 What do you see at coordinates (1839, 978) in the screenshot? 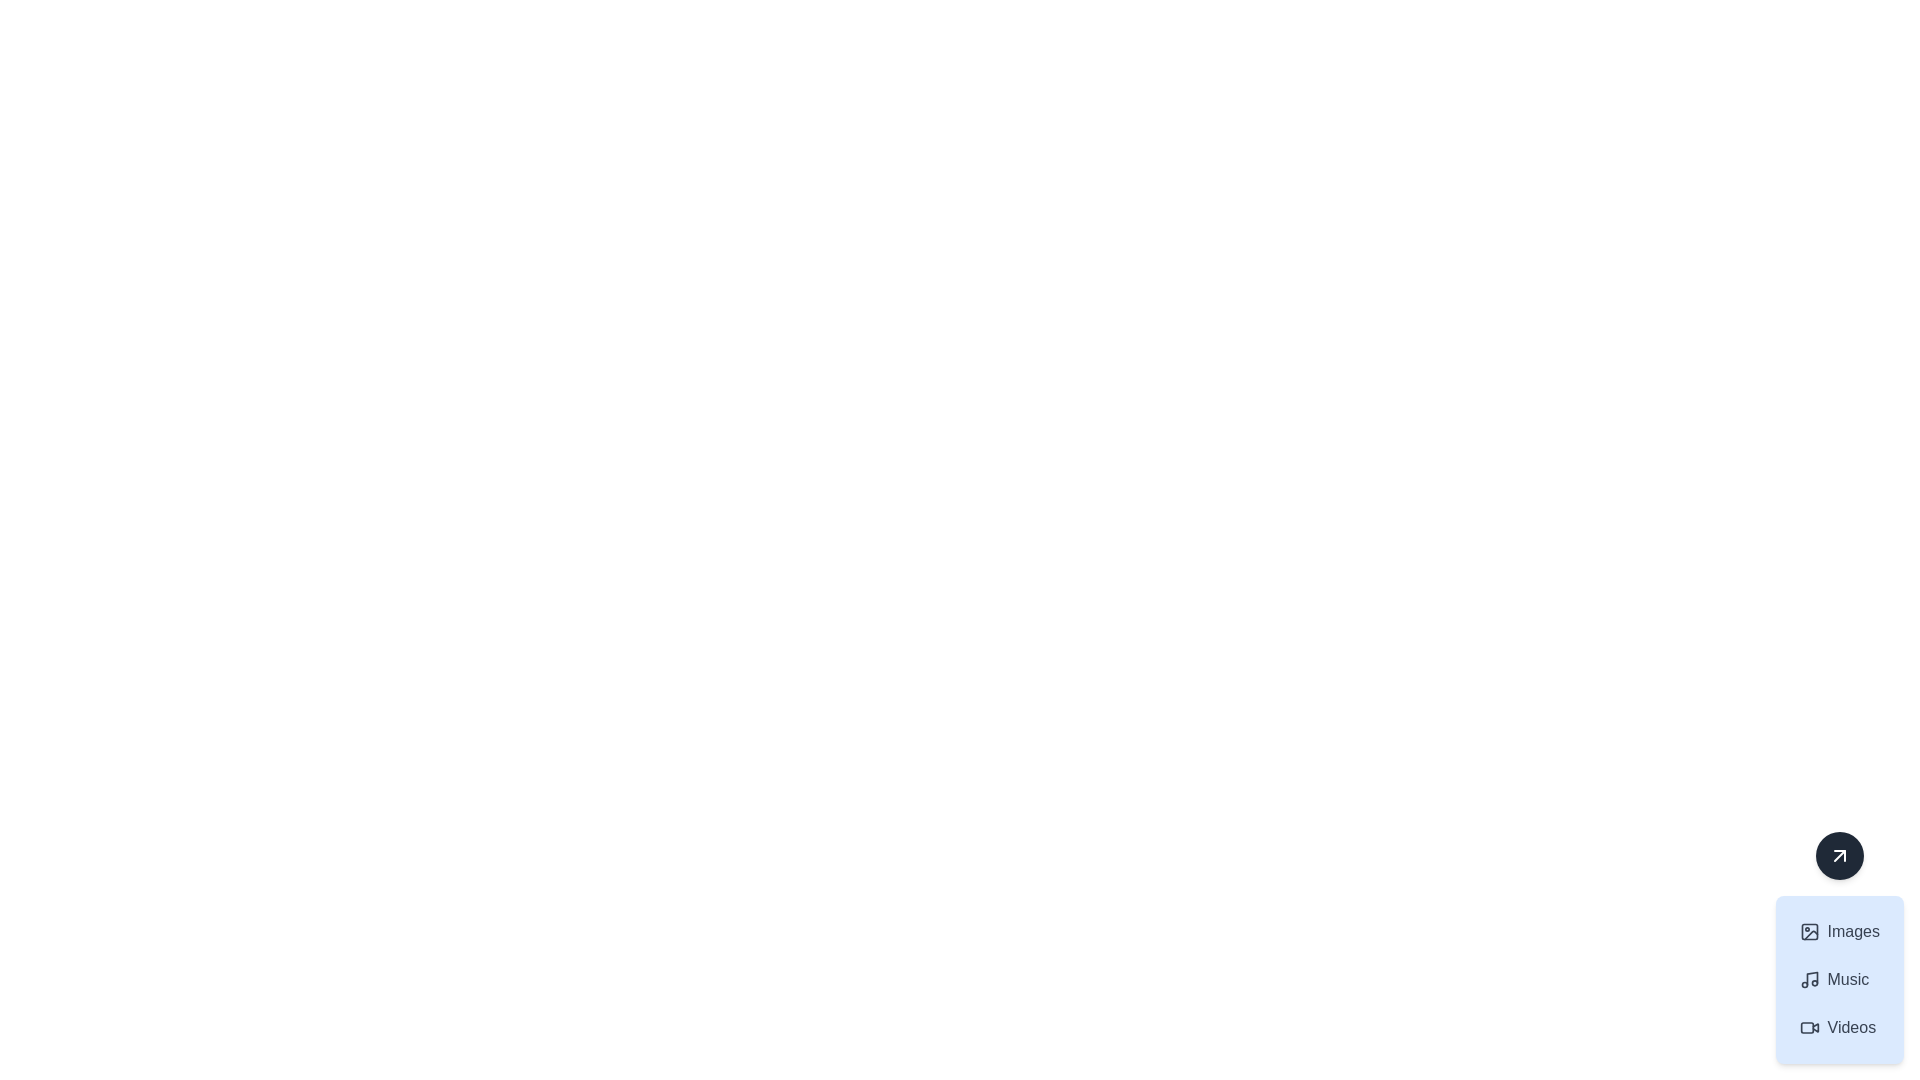
I see `the interactive button-like component containing the items 'Images', 'Music', and 'Videos' to trigger hover effects` at bounding box center [1839, 978].